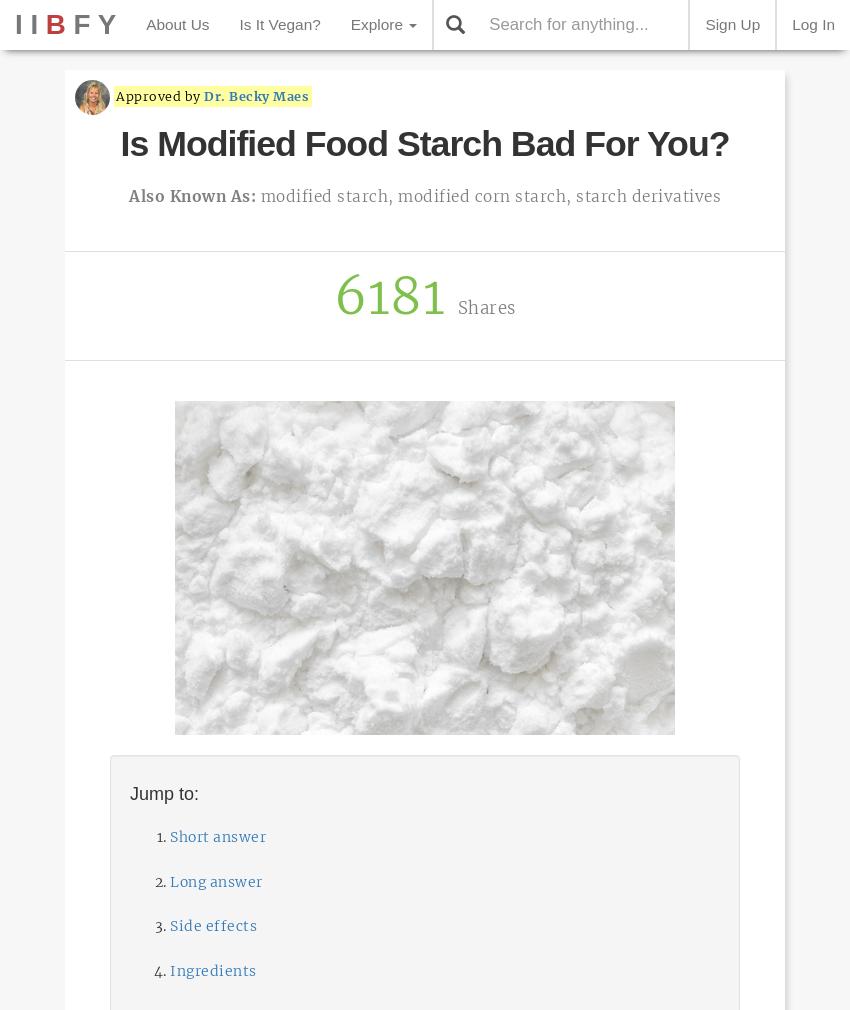 Image resolution: width=850 pixels, height=1010 pixels. What do you see at coordinates (159, 95) in the screenshot?
I see `'Approved by'` at bounding box center [159, 95].